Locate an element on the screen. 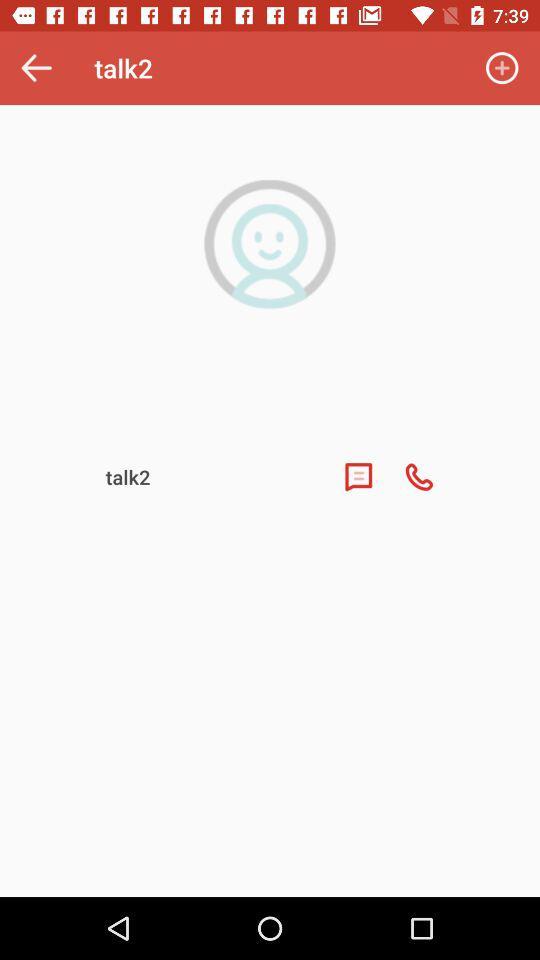 The image size is (540, 960). send a message button is located at coordinates (357, 477).